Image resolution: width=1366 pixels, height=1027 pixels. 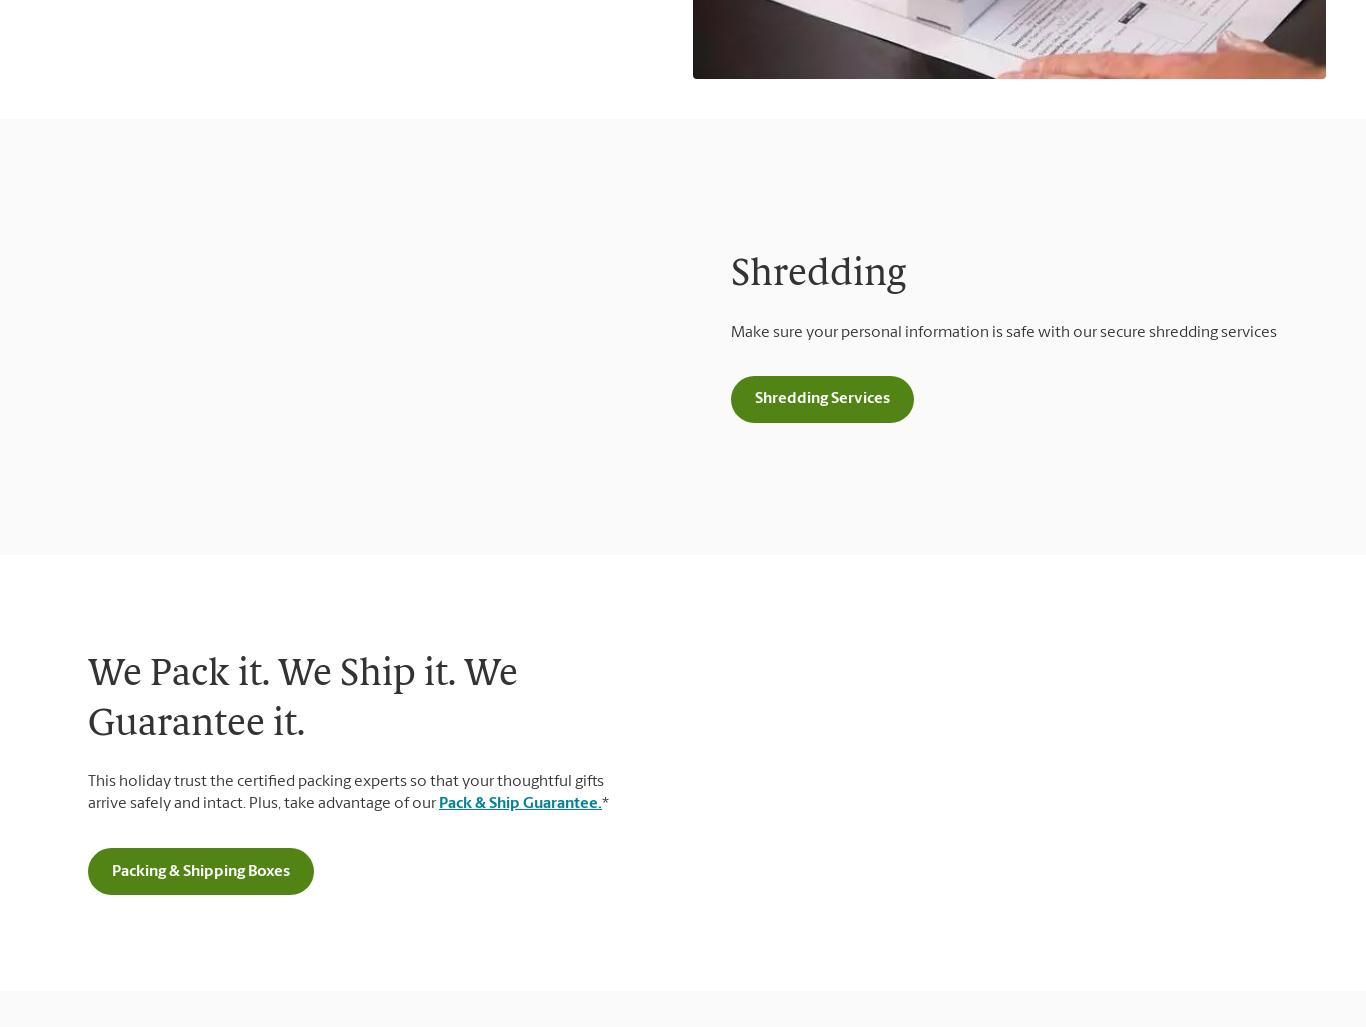 I want to click on 'Marketing Materials', so click(x=91, y=397).